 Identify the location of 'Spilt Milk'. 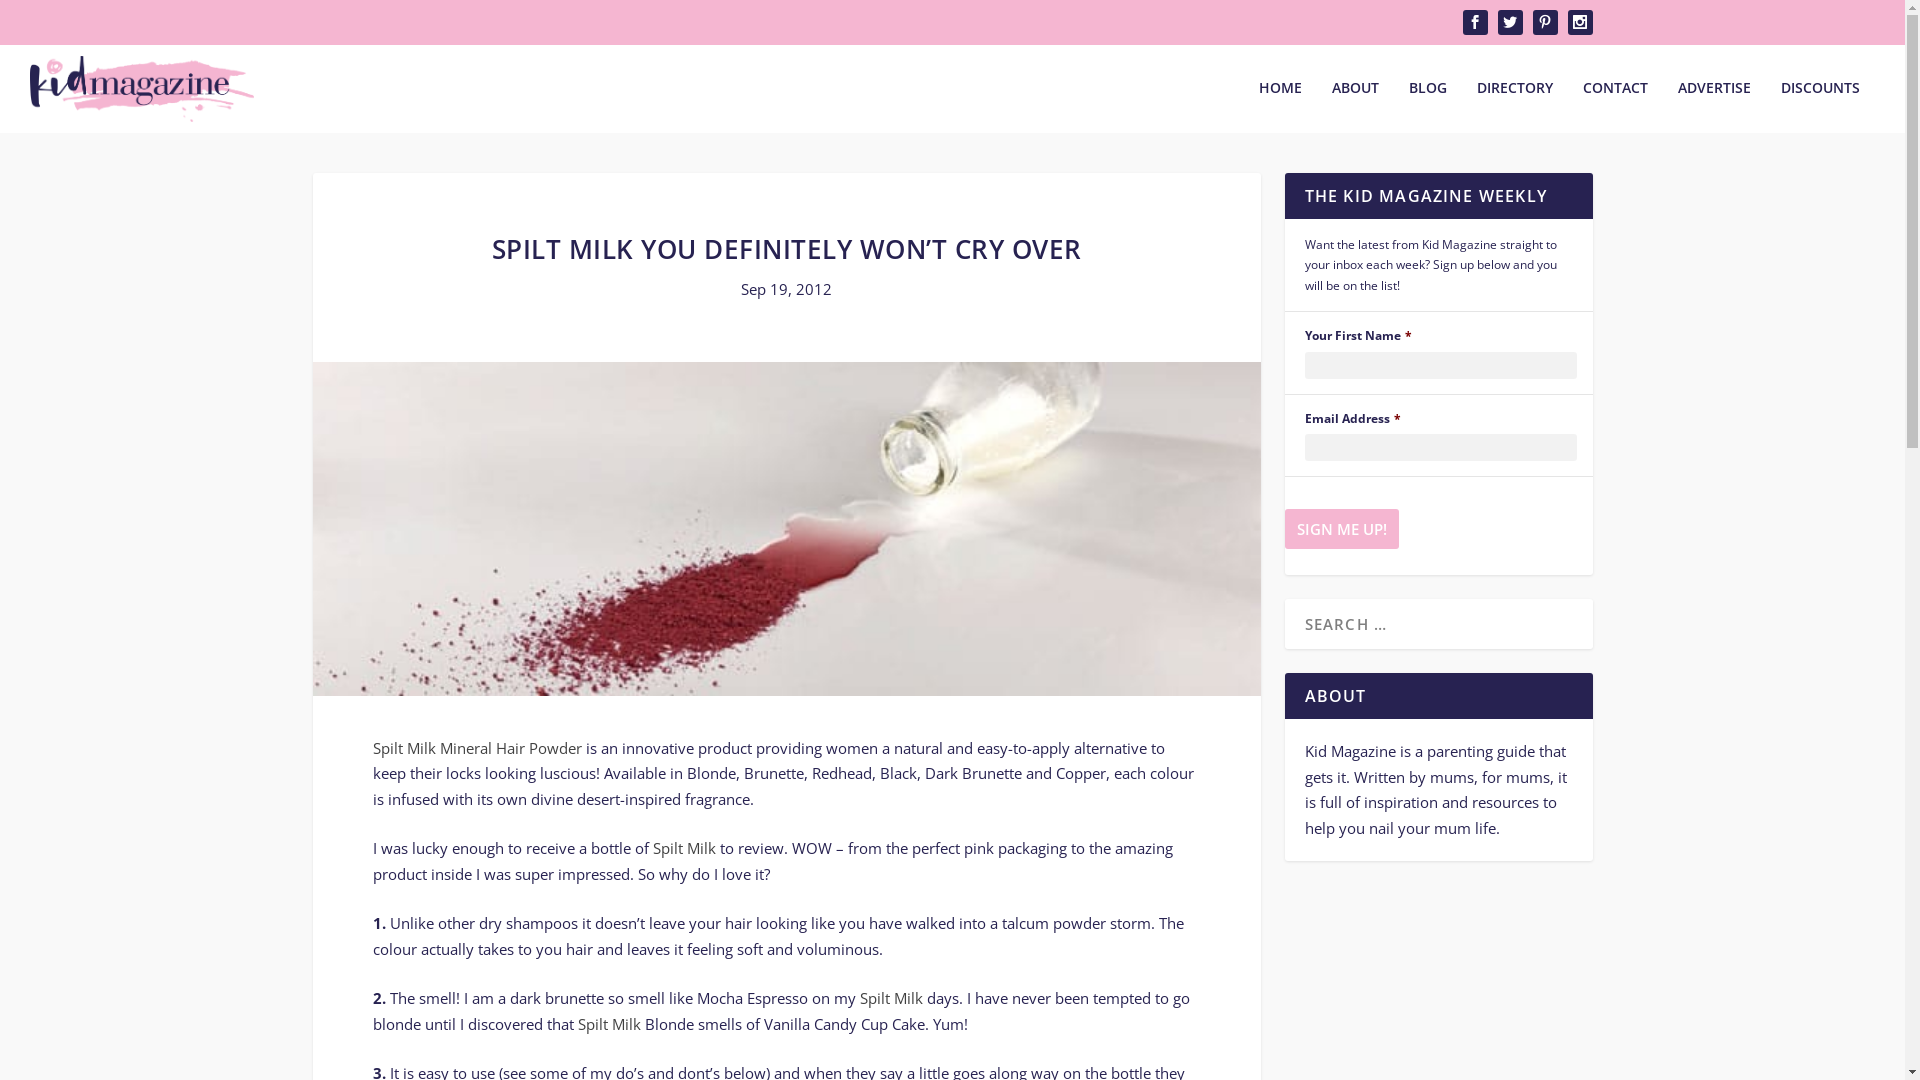
(608, 1023).